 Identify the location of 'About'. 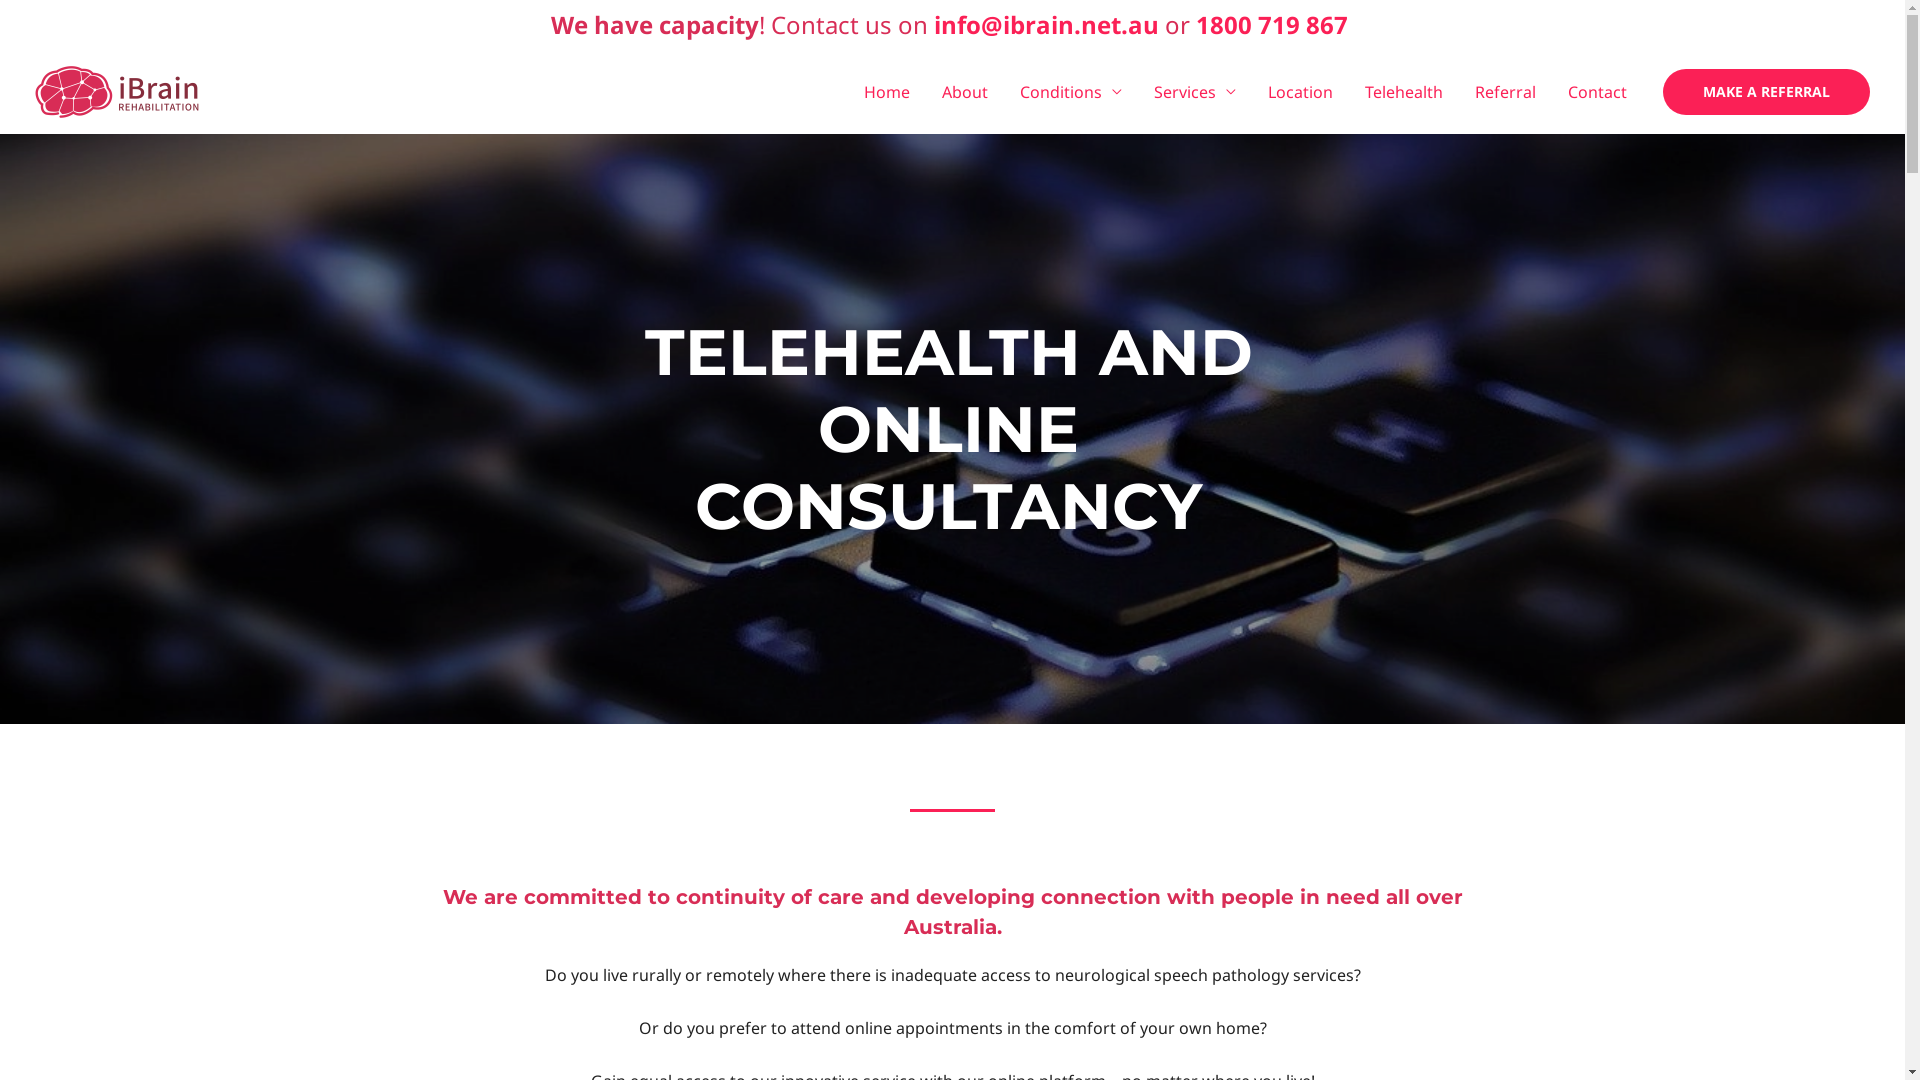
(925, 92).